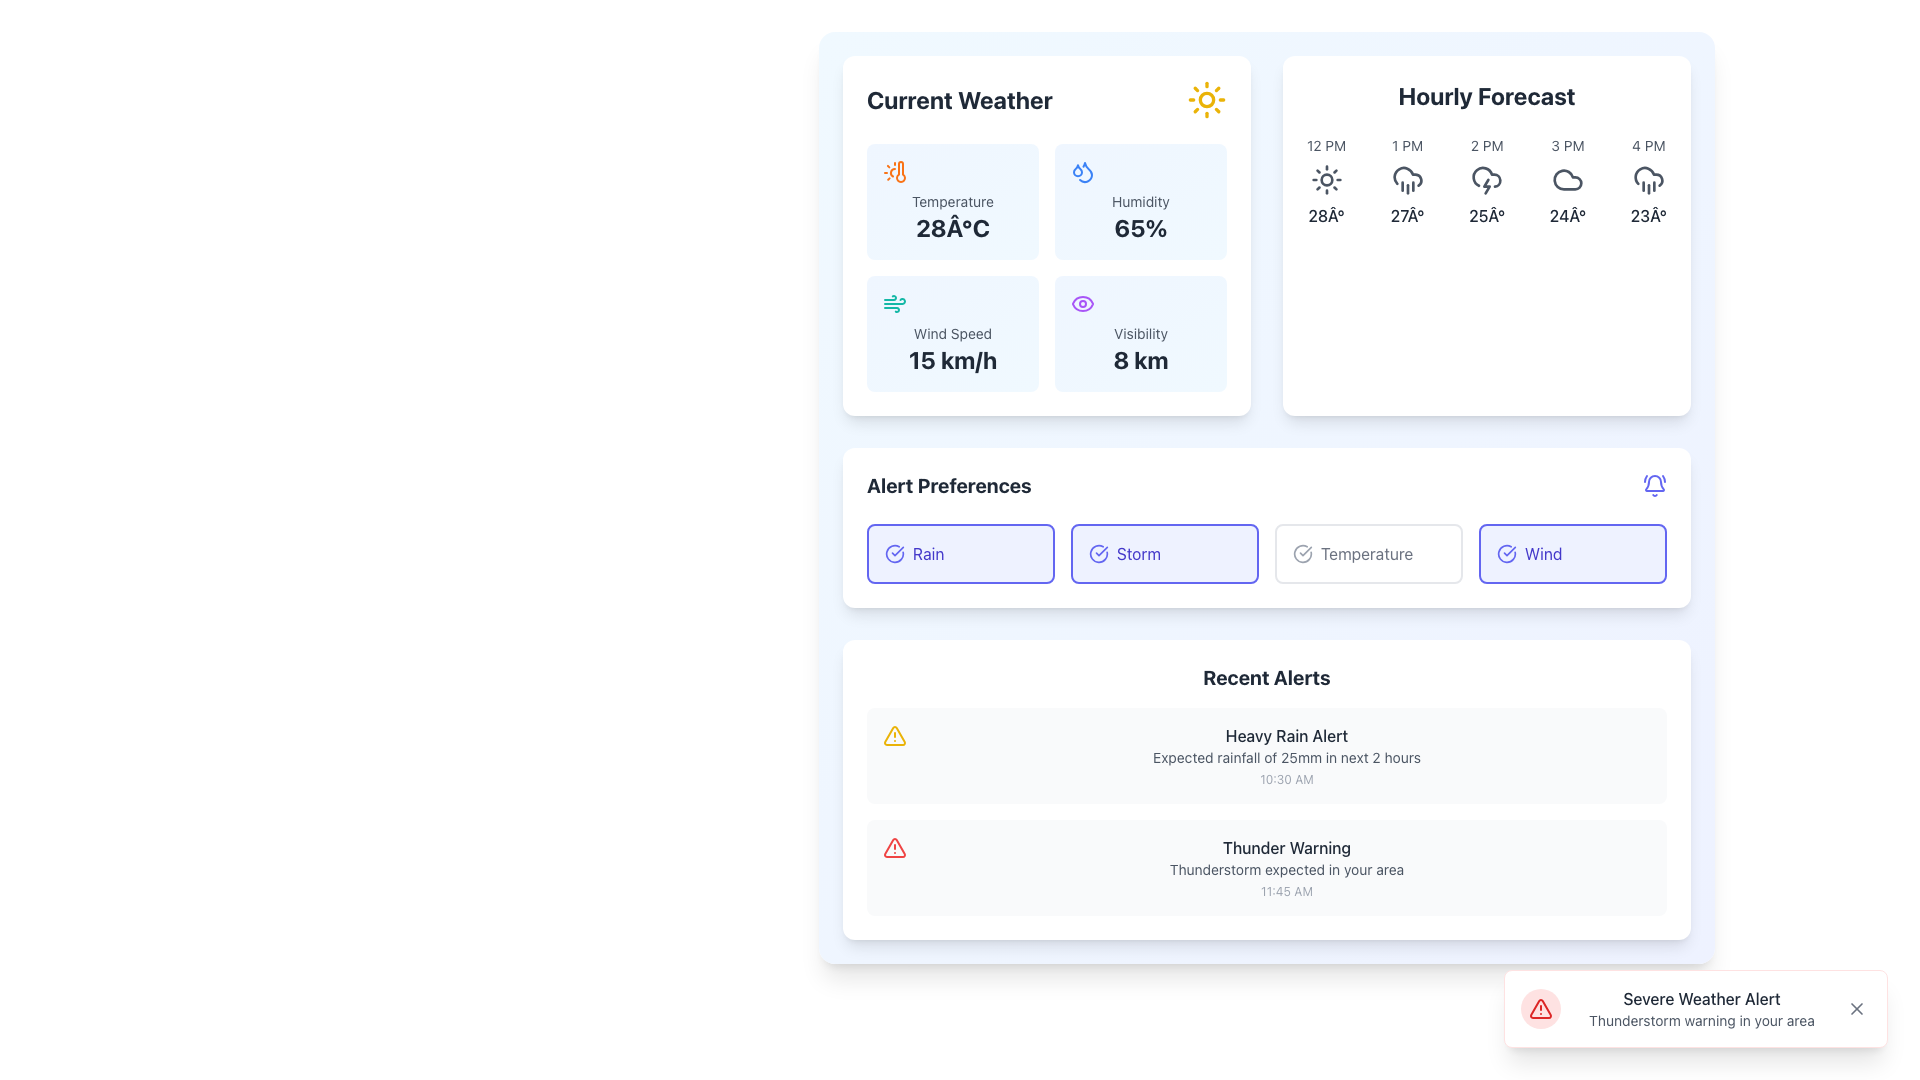 The width and height of the screenshot is (1920, 1080). What do you see at coordinates (1141, 226) in the screenshot?
I see `the humidity percentage text display located beneath the 'Humidity' label in the 'Current Weather' section` at bounding box center [1141, 226].